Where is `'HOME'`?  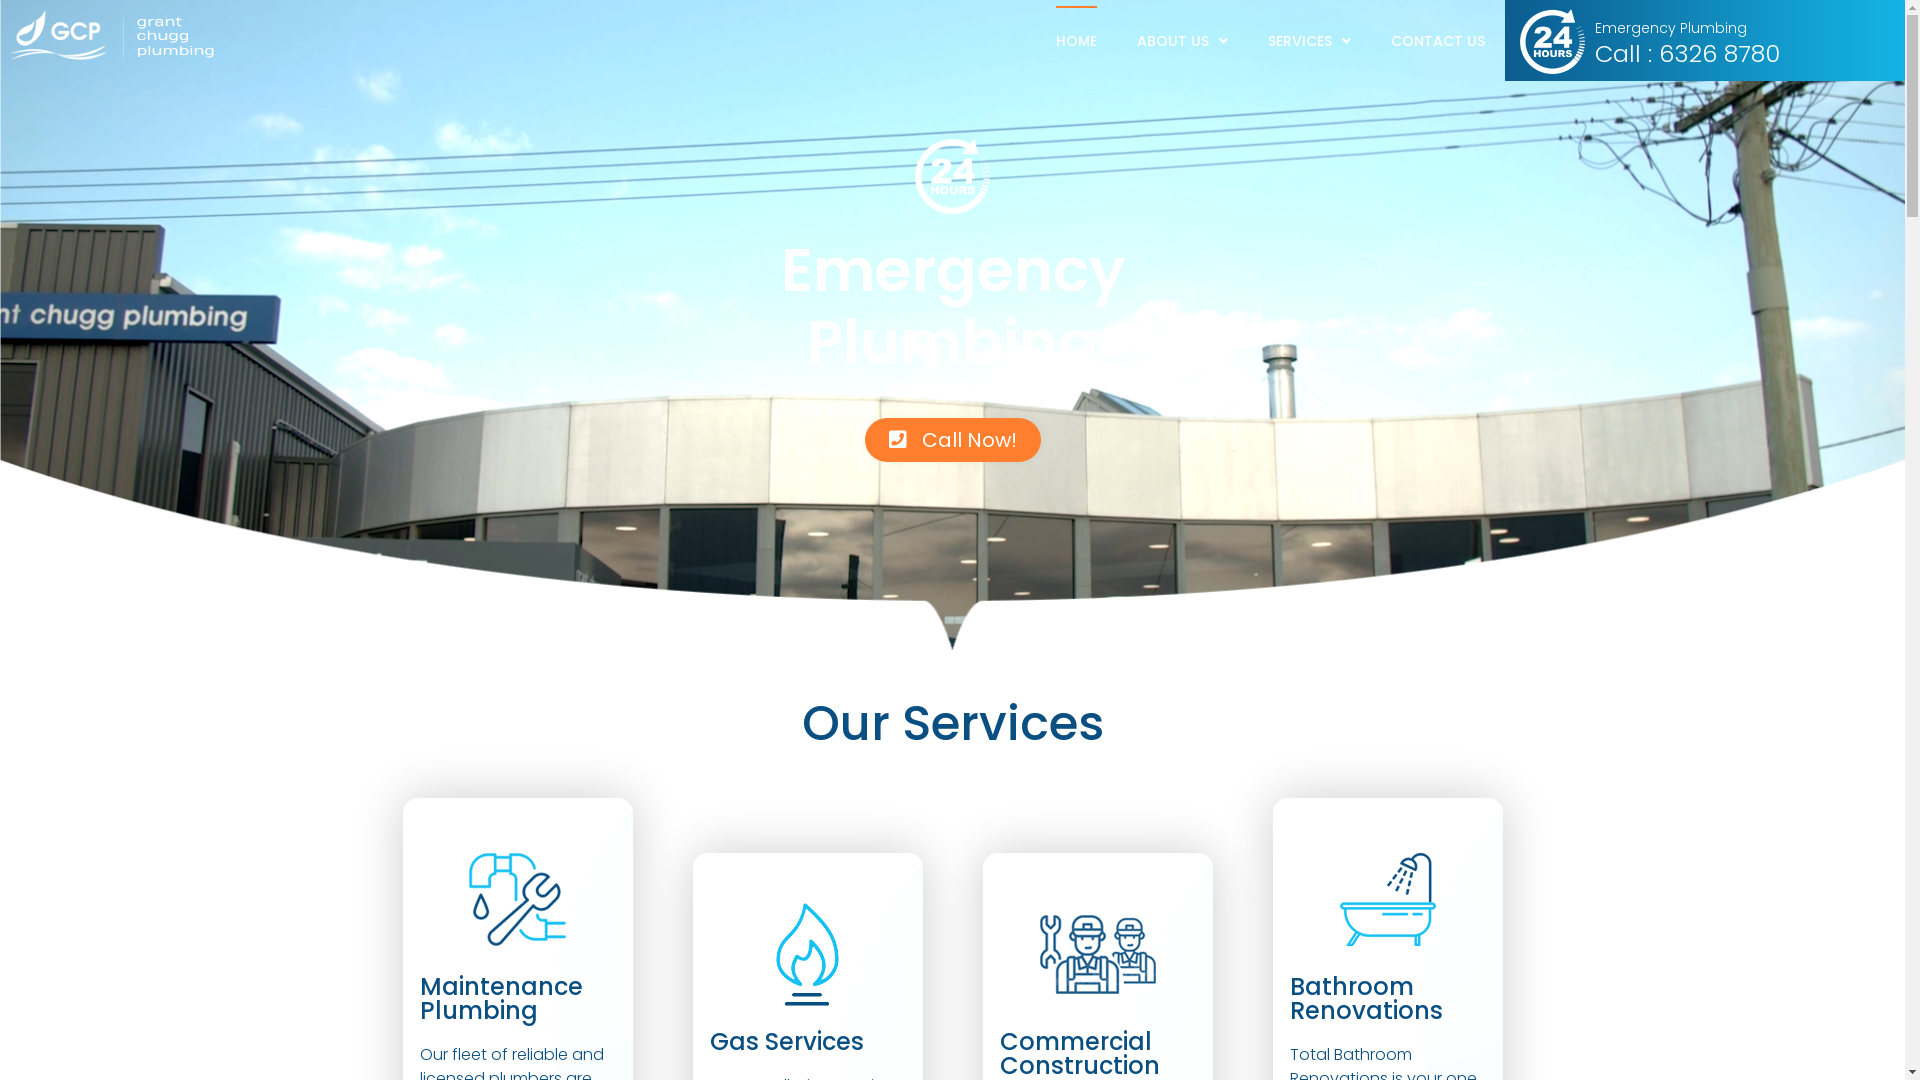 'HOME' is located at coordinates (1075, 41).